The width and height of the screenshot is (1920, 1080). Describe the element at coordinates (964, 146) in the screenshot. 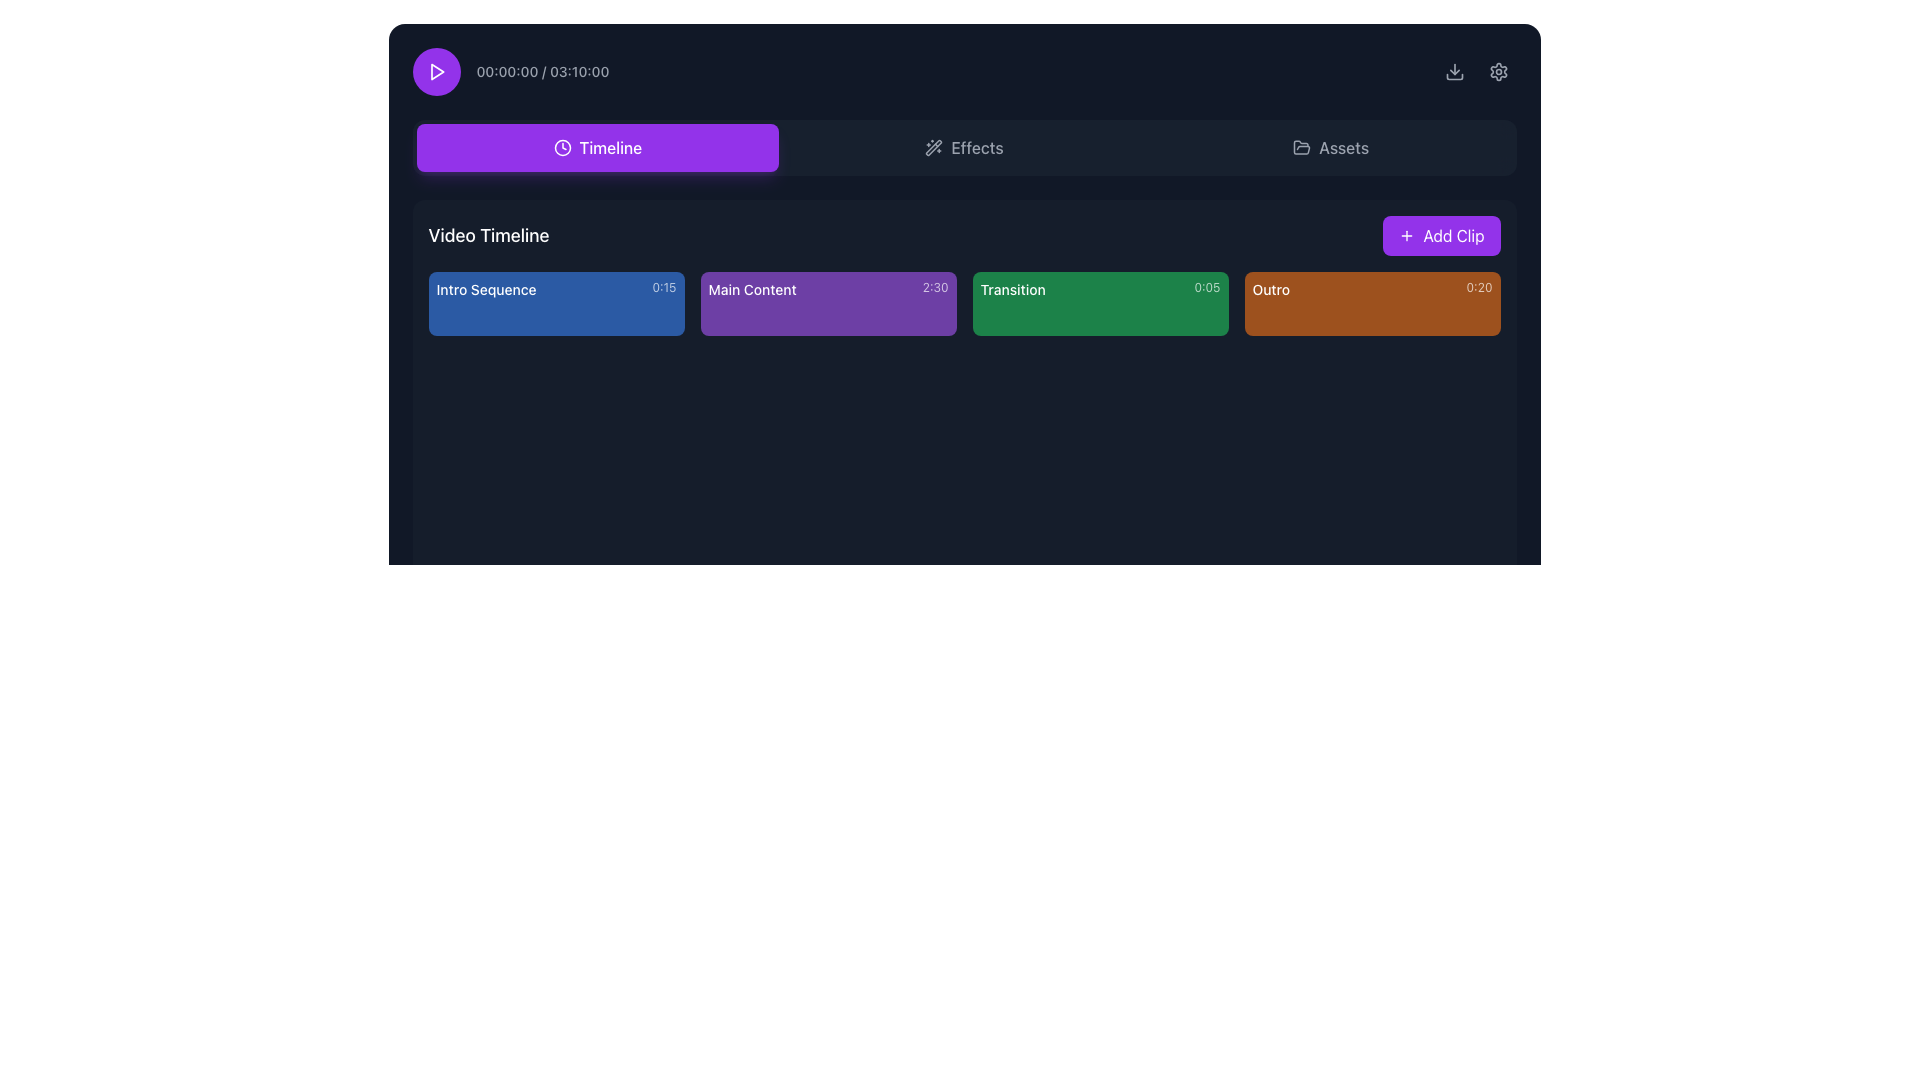

I see `the 'Effects' button, which is the second button in a group of three in the header interface` at that location.